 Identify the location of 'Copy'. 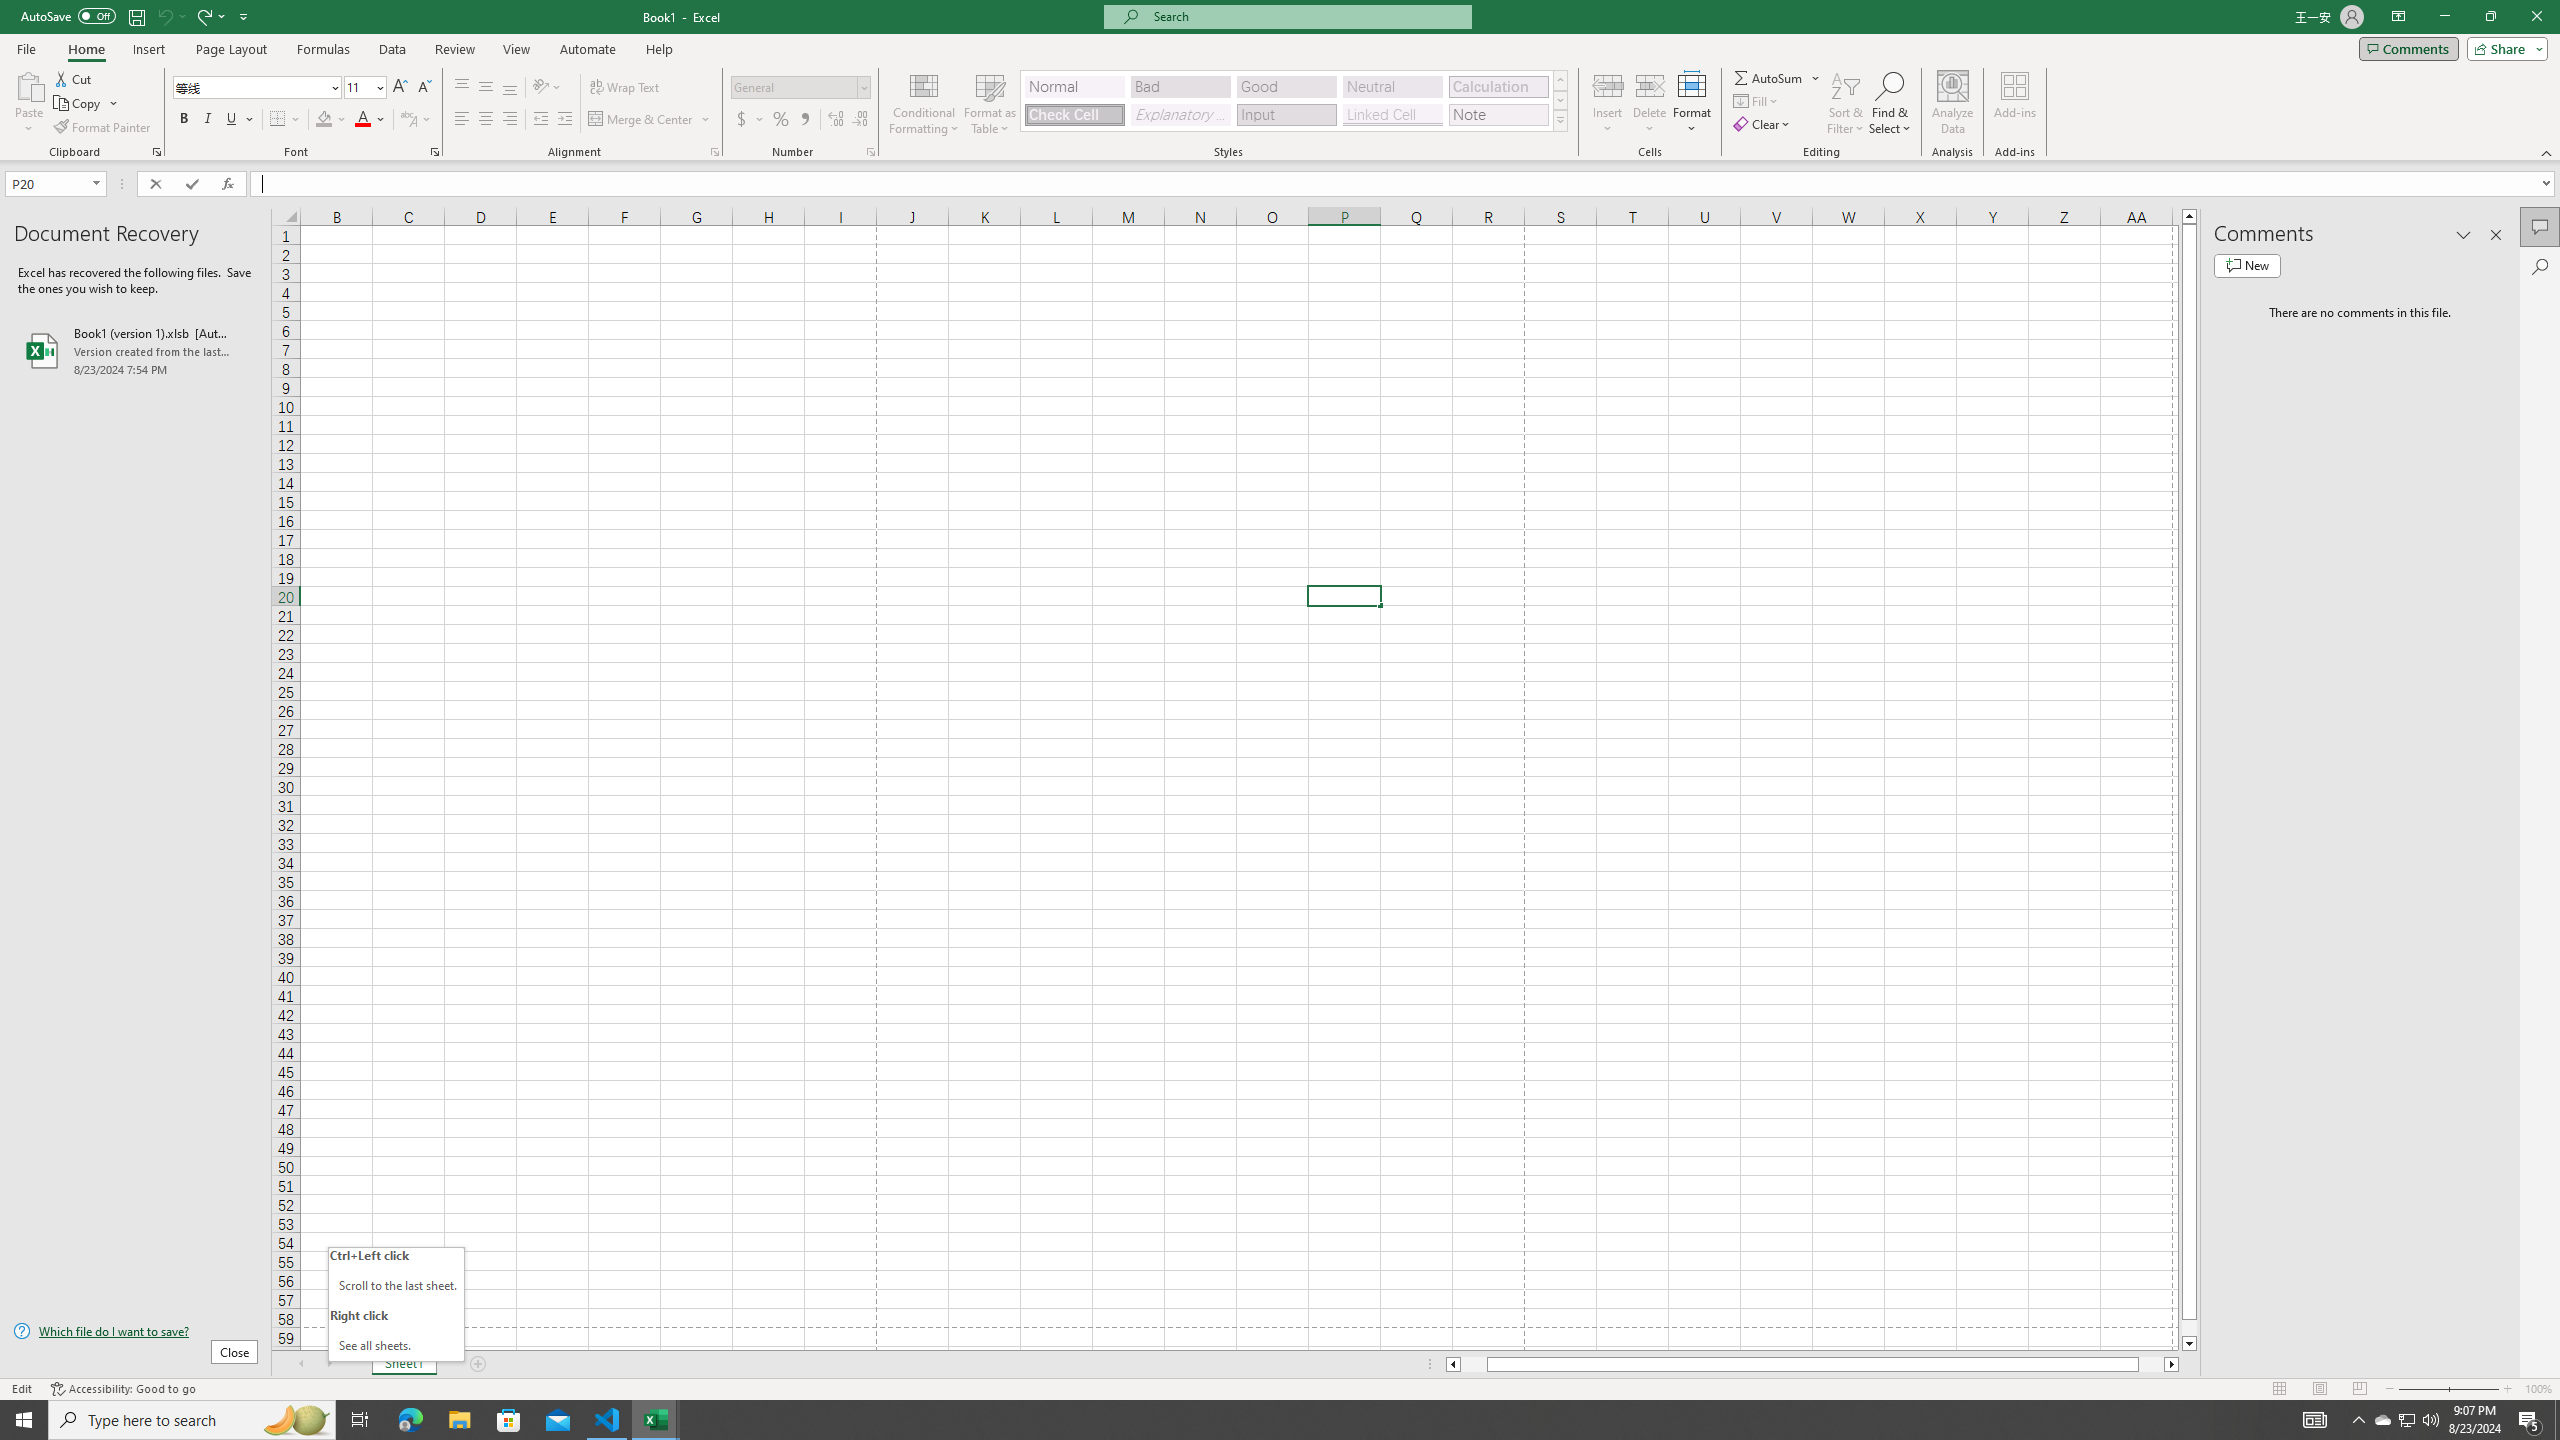
(78, 103).